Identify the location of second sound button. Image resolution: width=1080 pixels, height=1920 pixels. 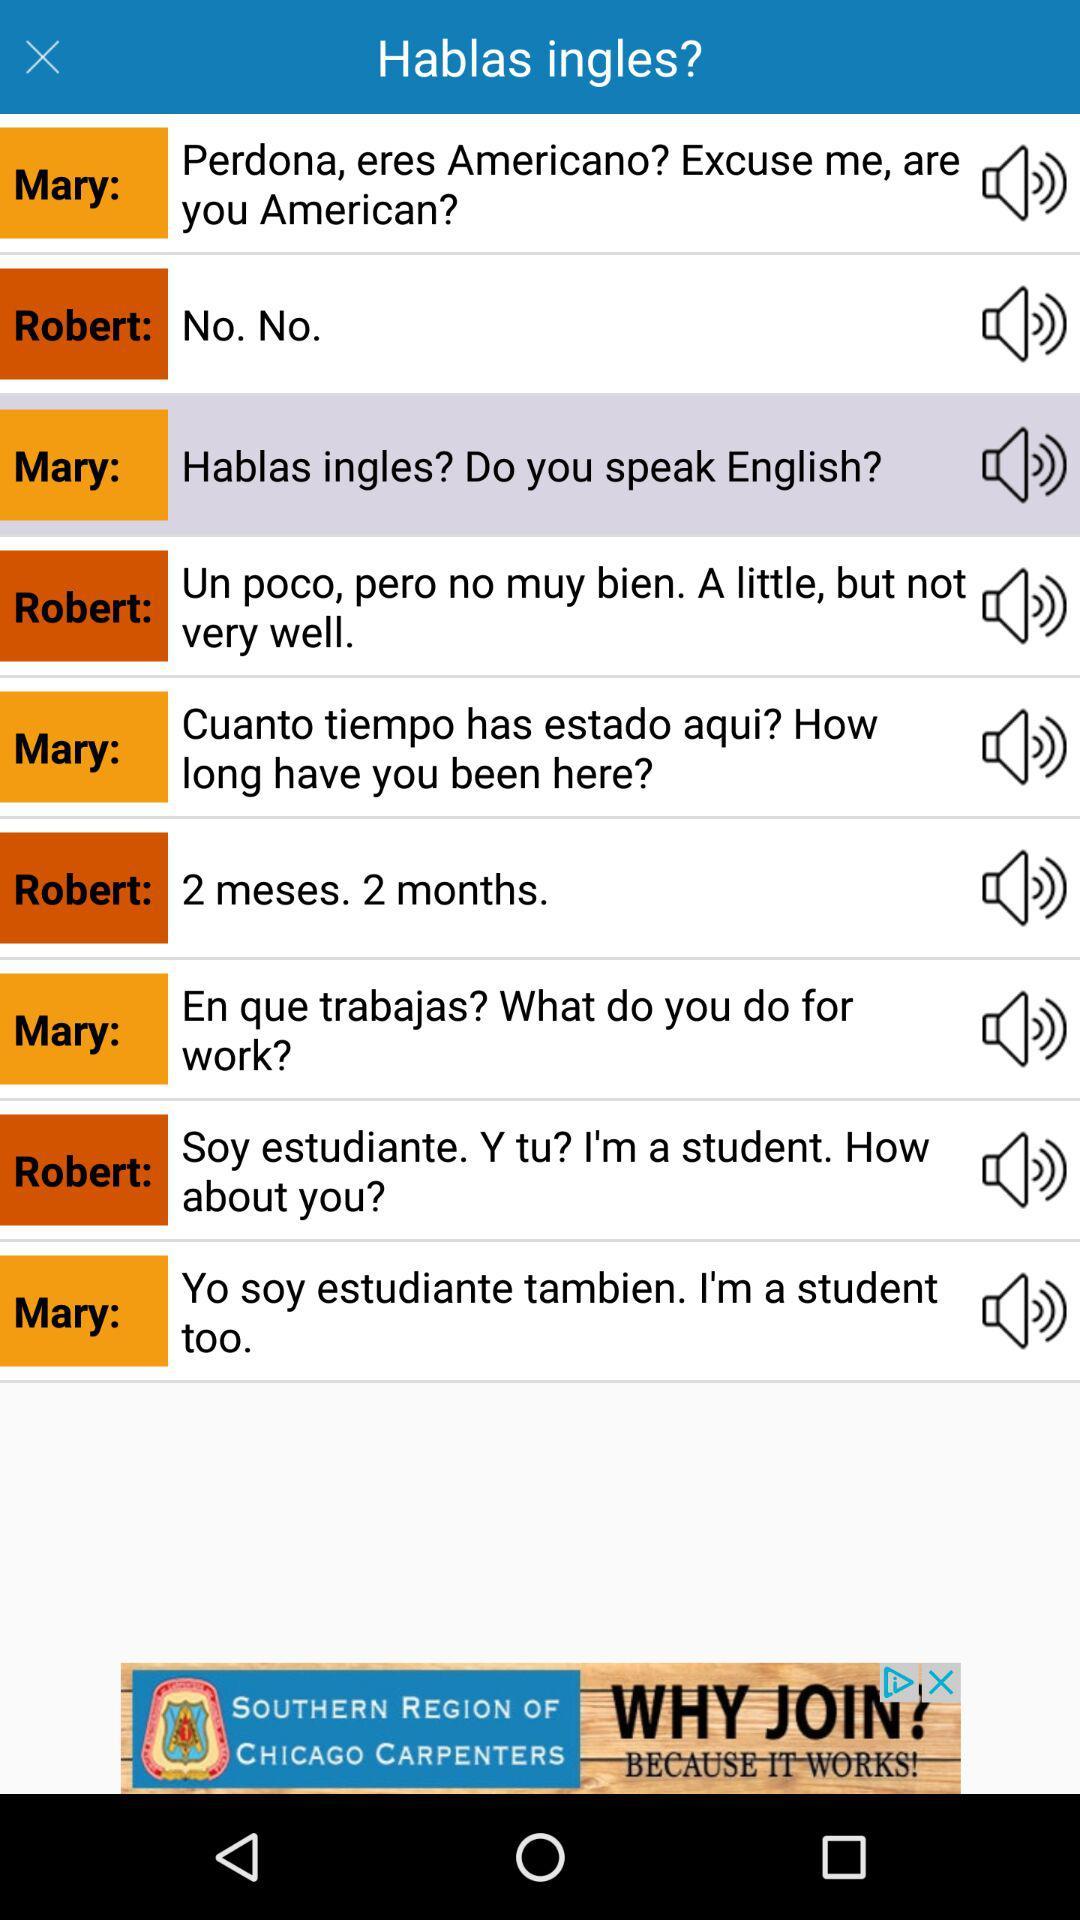
(1024, 324).